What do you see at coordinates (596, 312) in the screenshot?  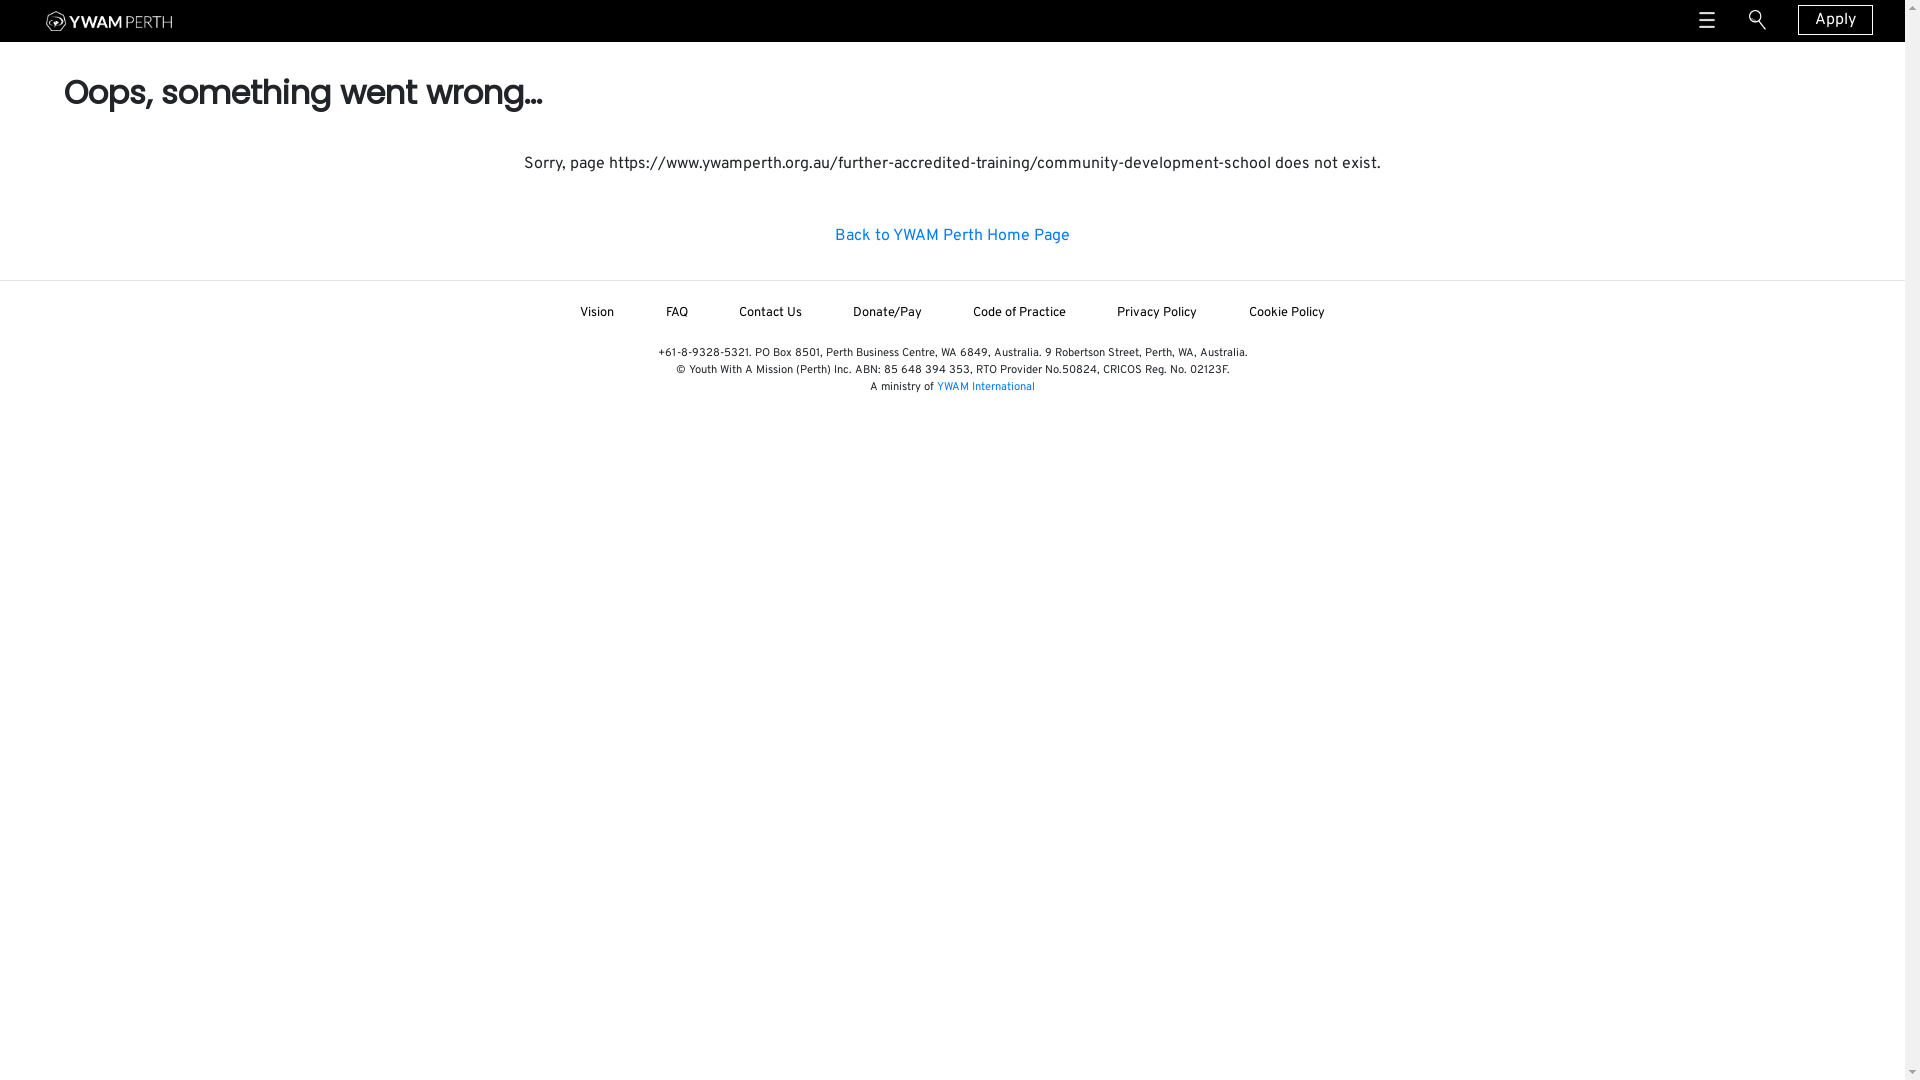 I see `'Vision'` at bounding box center [596, 312].